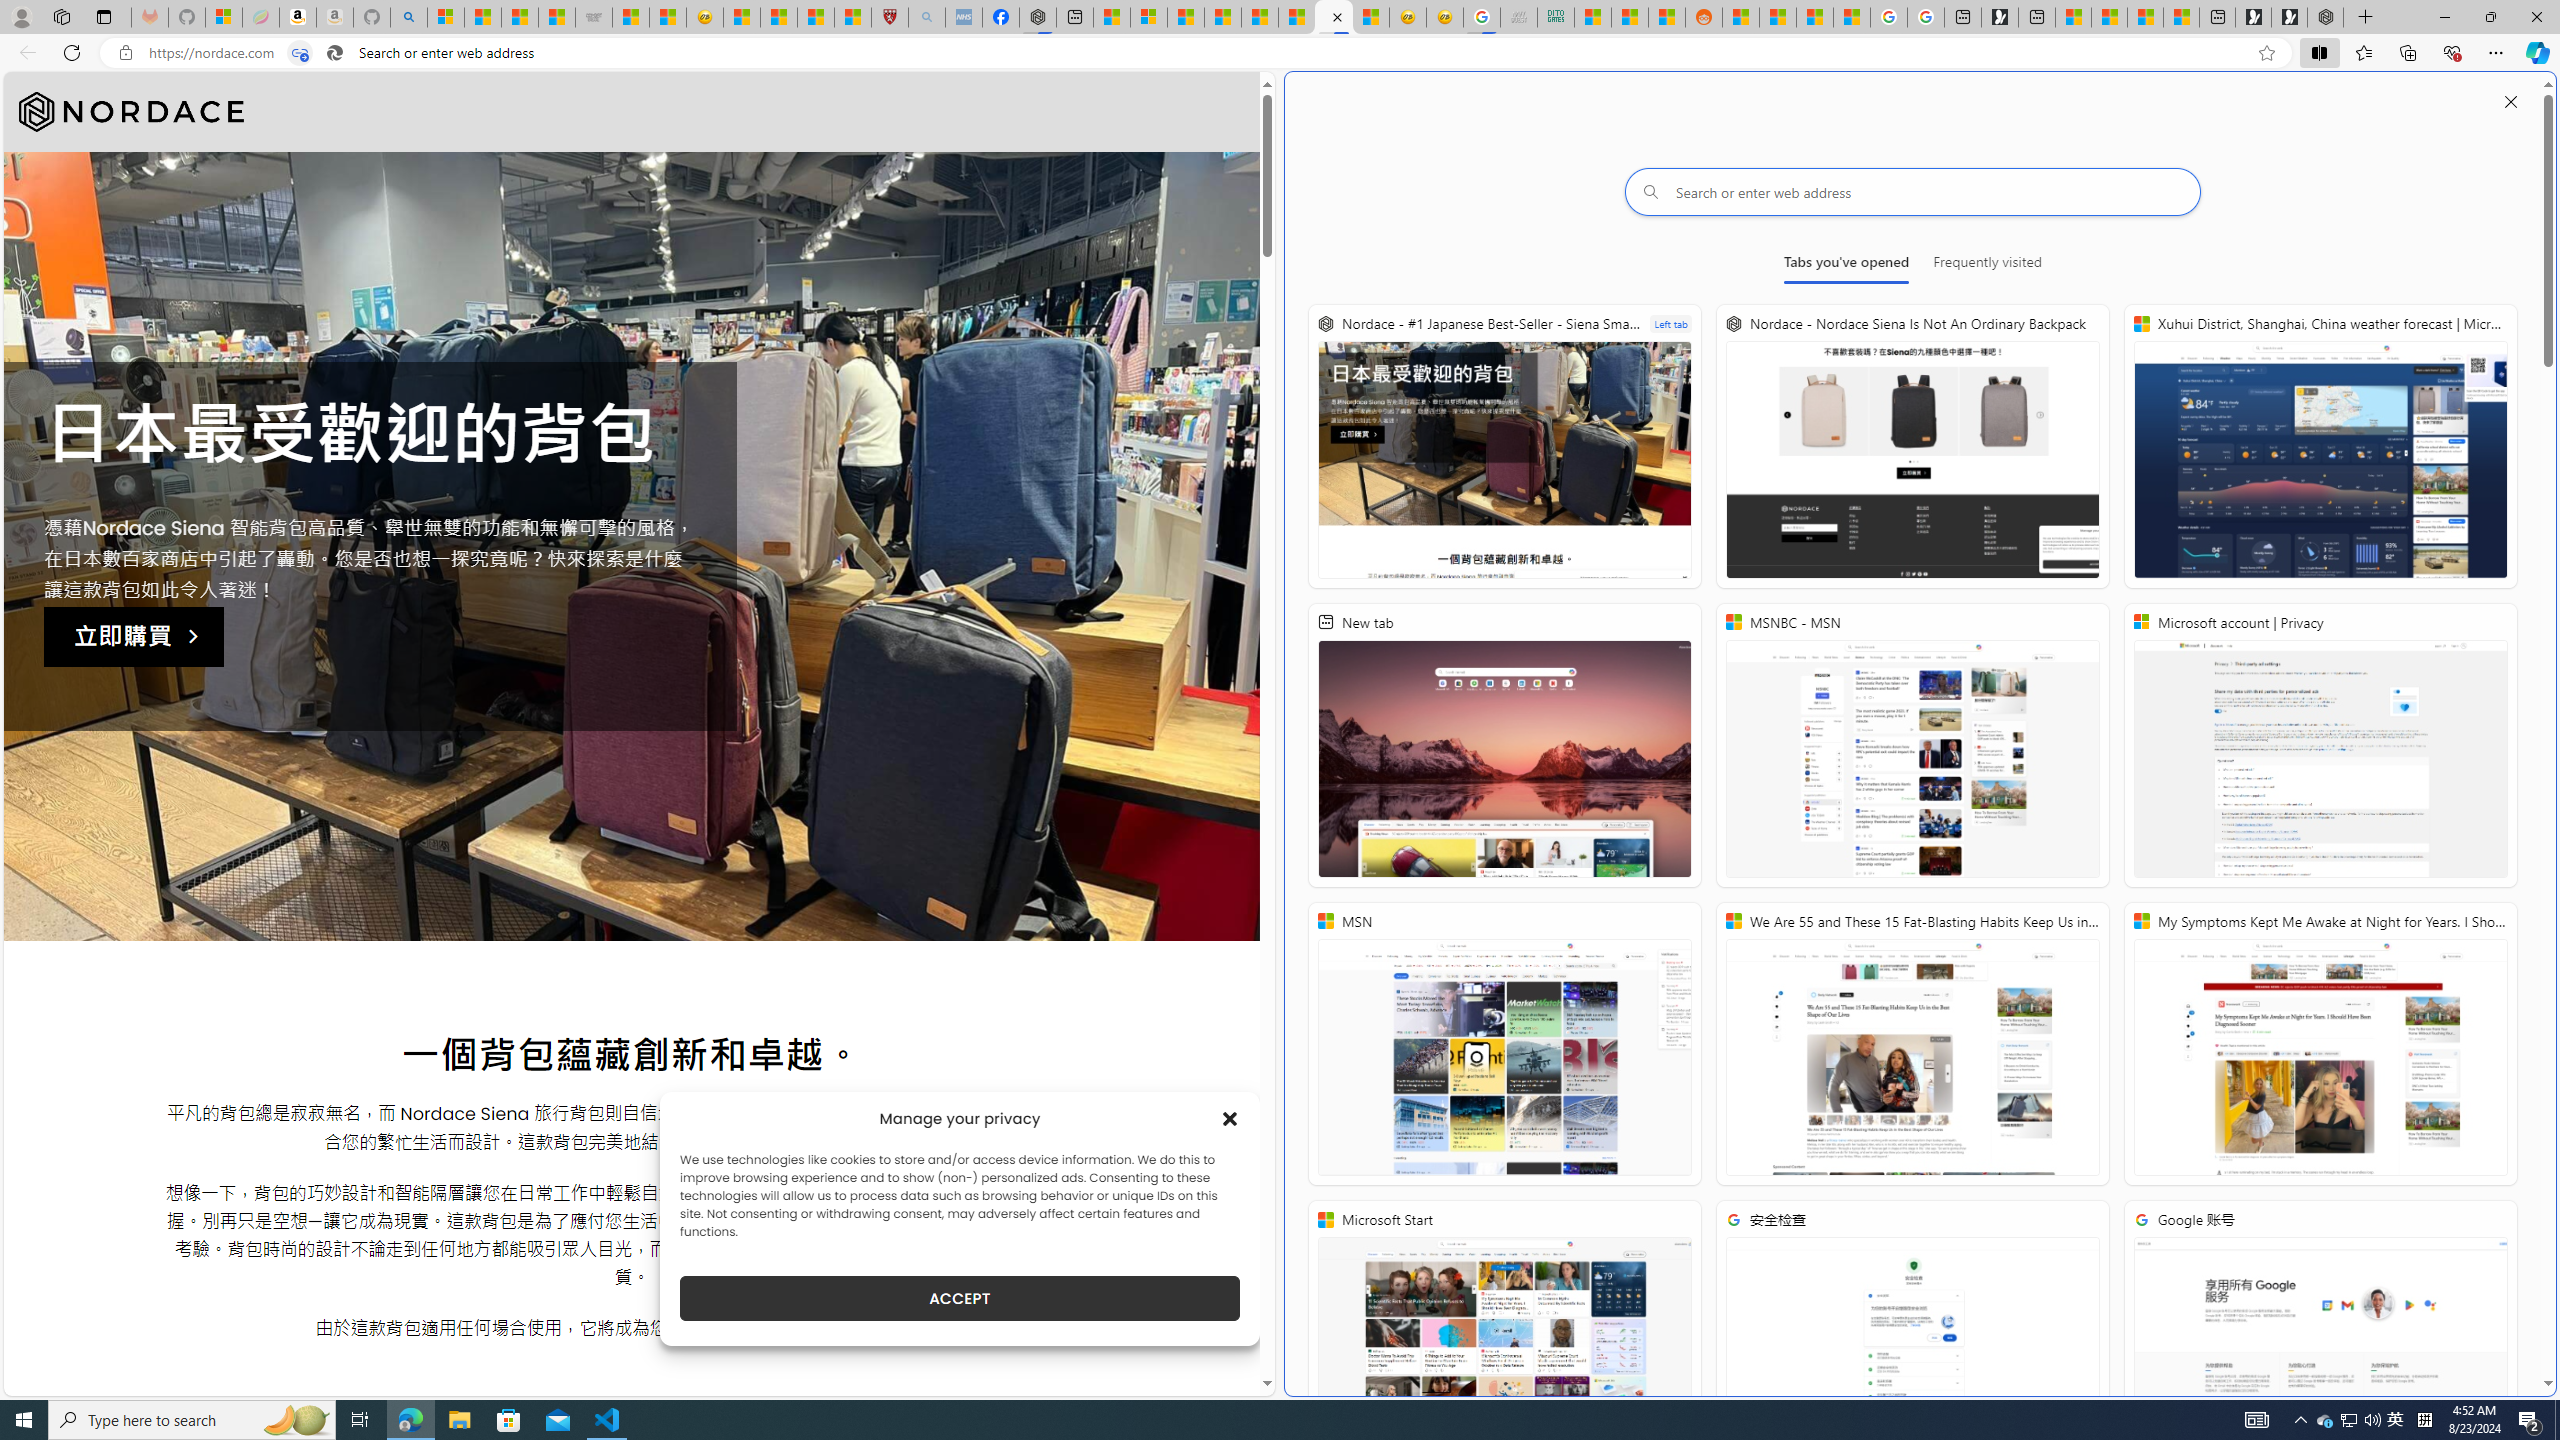  What do you see at coordinates (298, 53) in the screenshot?
I see `'Tabs in split screen'` at bounding box center [298, 53].